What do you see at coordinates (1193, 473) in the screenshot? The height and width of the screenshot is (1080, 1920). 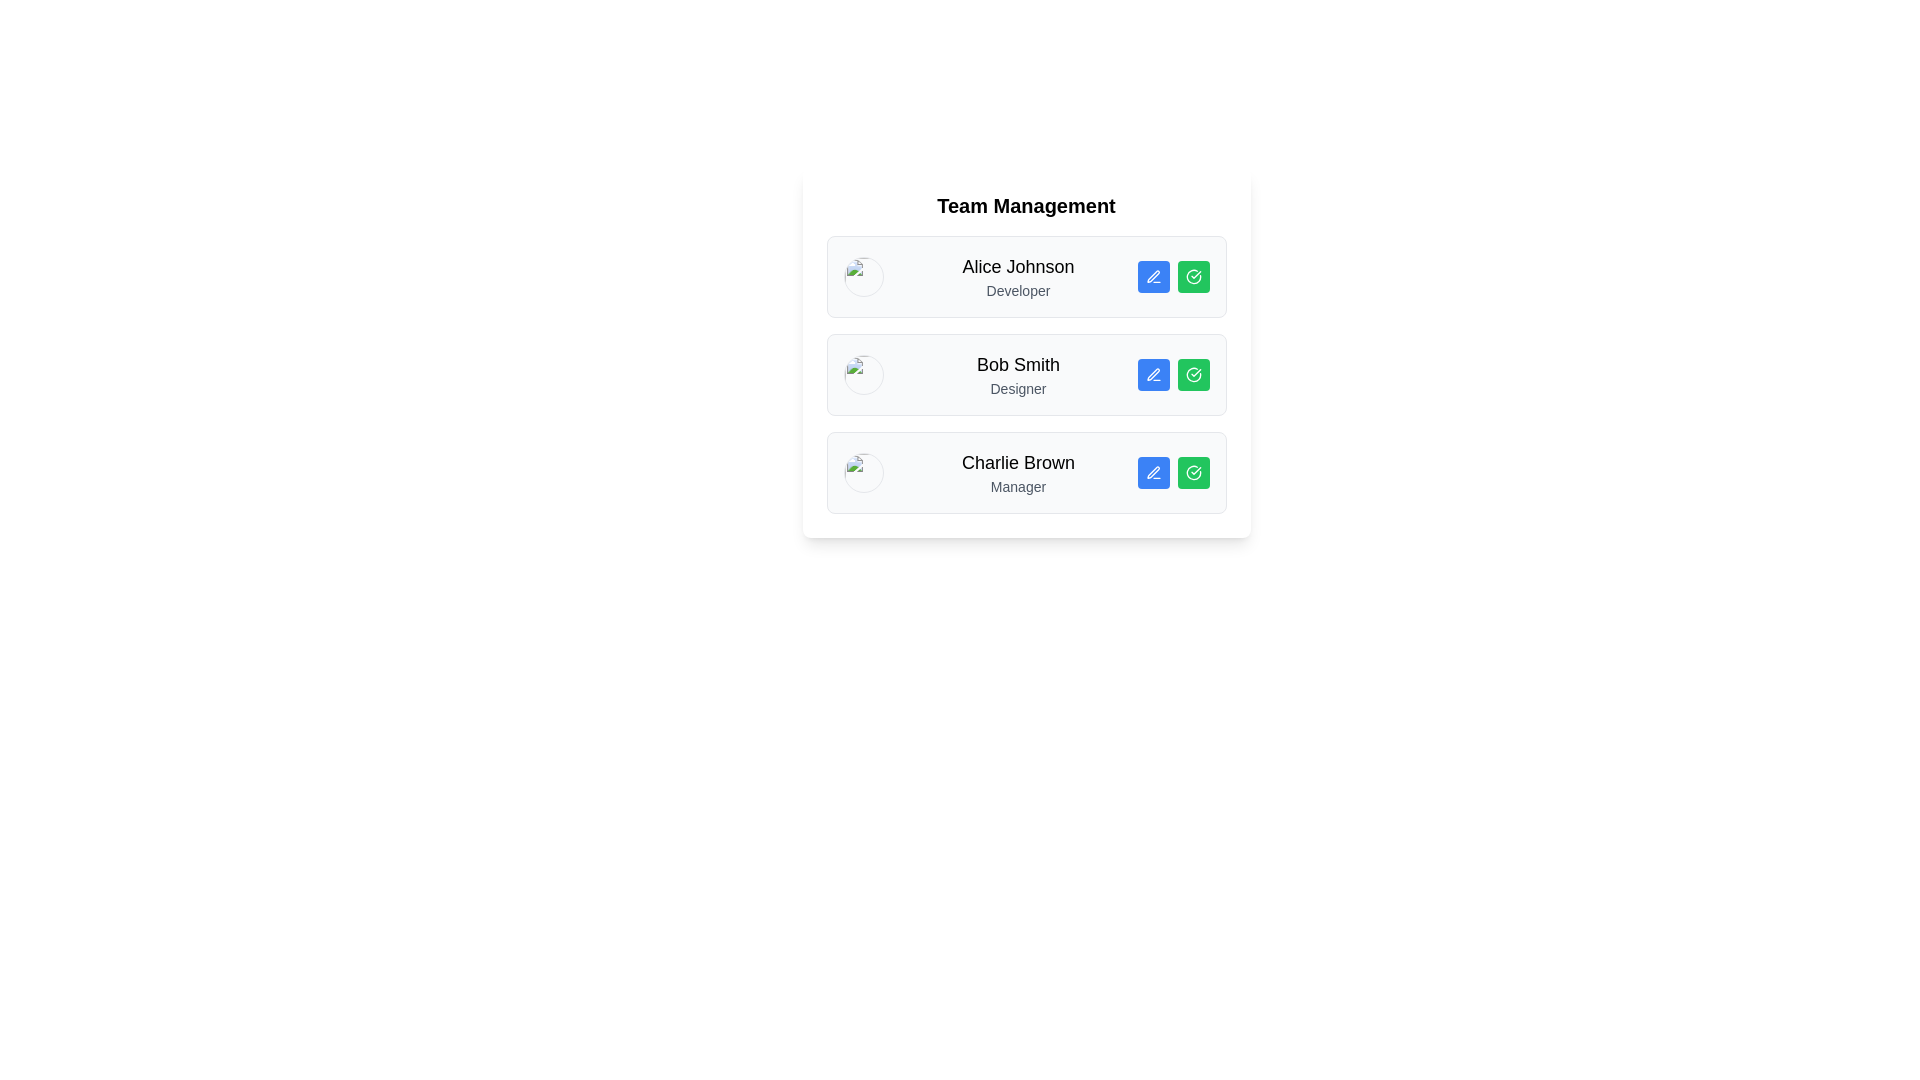 I see `the small circular green button with a check mark located in the bottom-right section of the 'Charlie Brown' card in the 'Team Management' interface` at bounding box center [1193, 473].